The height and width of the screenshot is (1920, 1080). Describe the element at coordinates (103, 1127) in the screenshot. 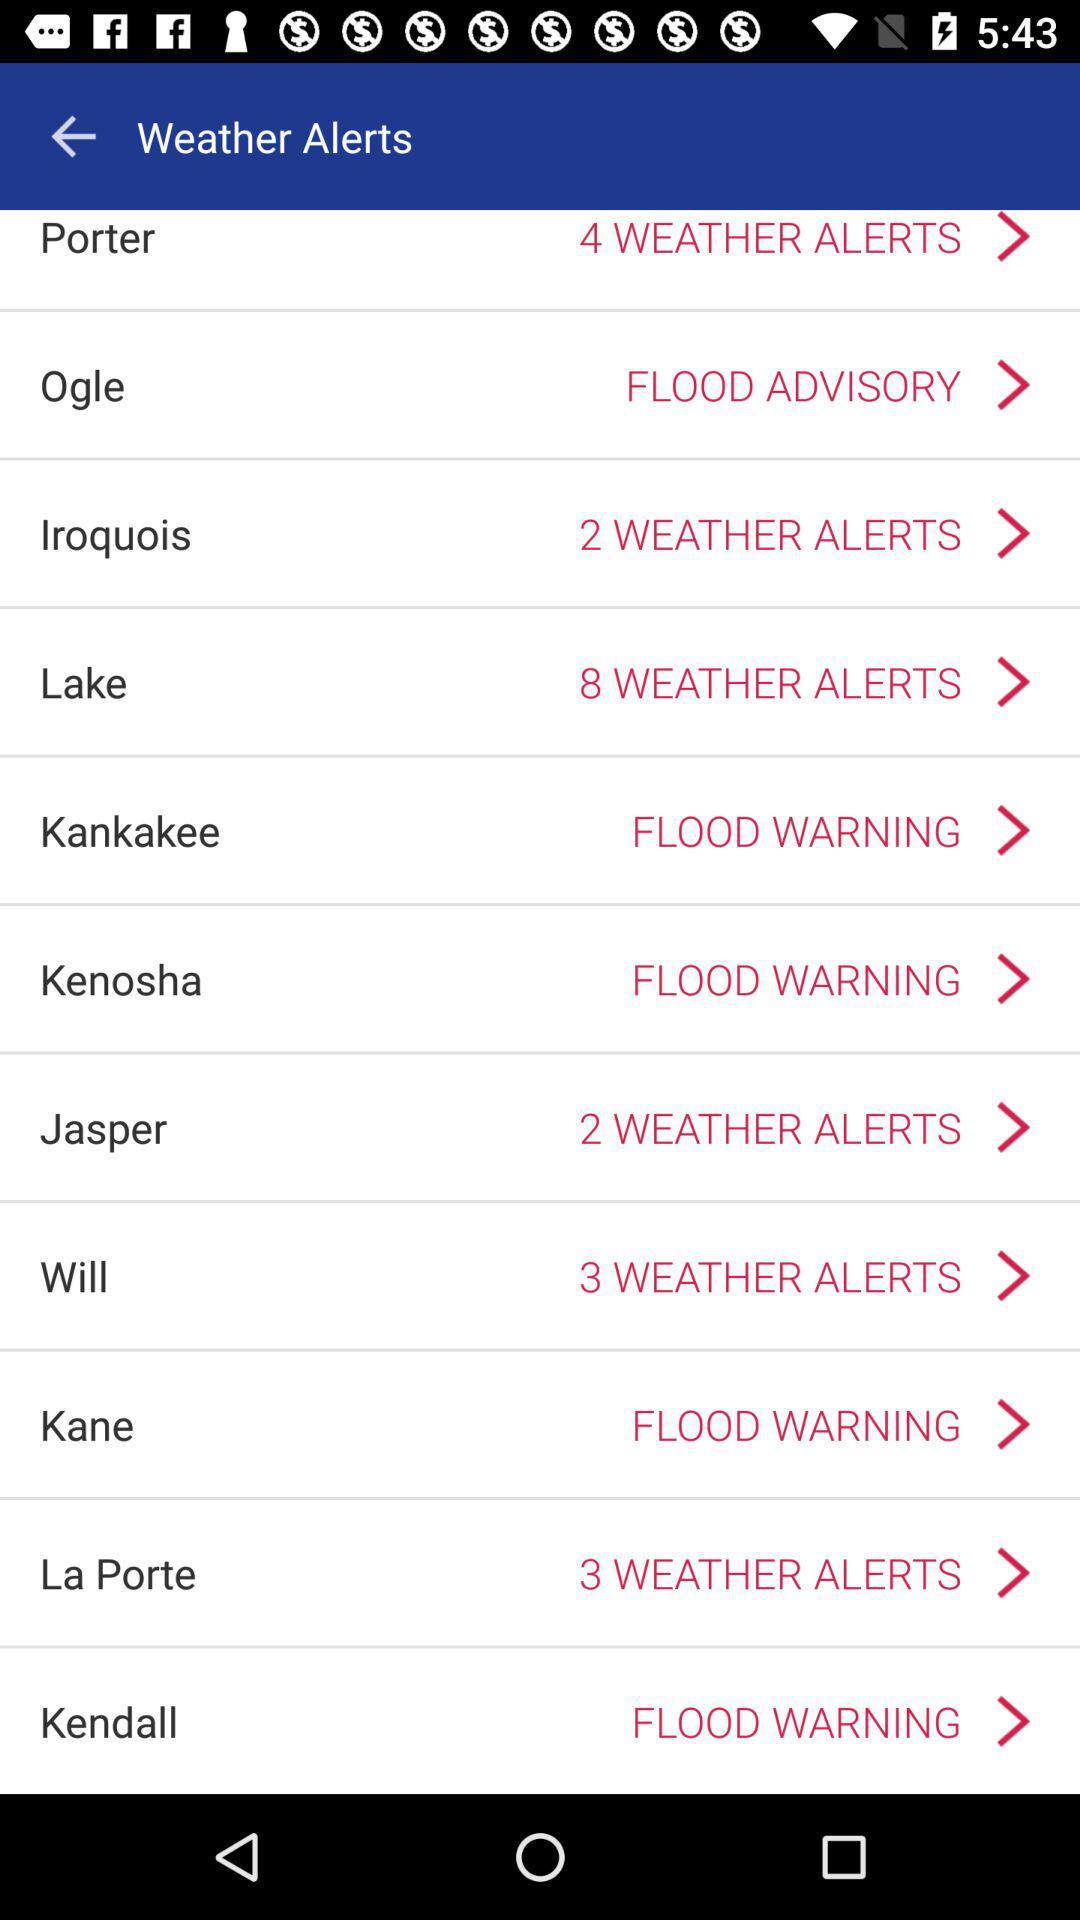

I see `item to the left of the 2 weather alerts item` at that location.